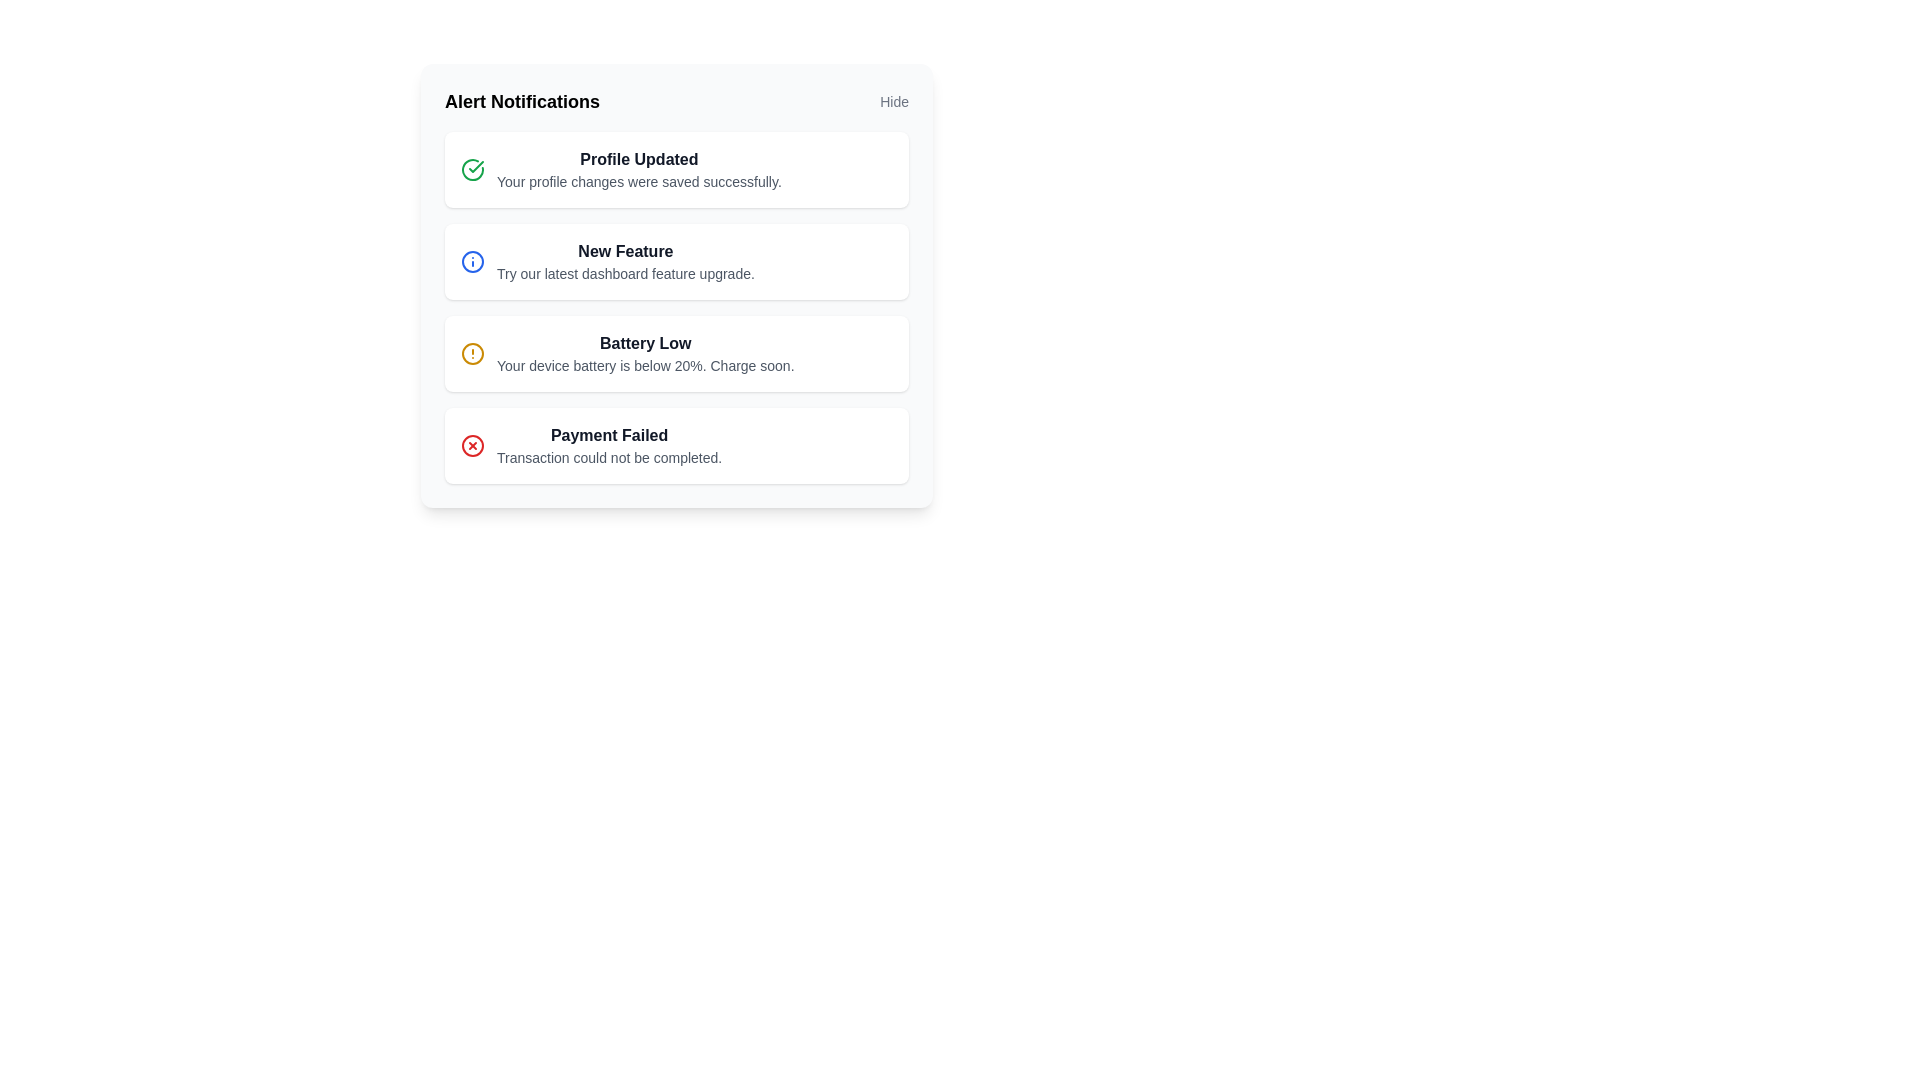  What do you see at coordinates (472, 261) in the screenshot?
I see `the SVG Circle Element in the second notification entry titled 'New Feature' which indicates an alert or category` at bounding box center [472, 261].